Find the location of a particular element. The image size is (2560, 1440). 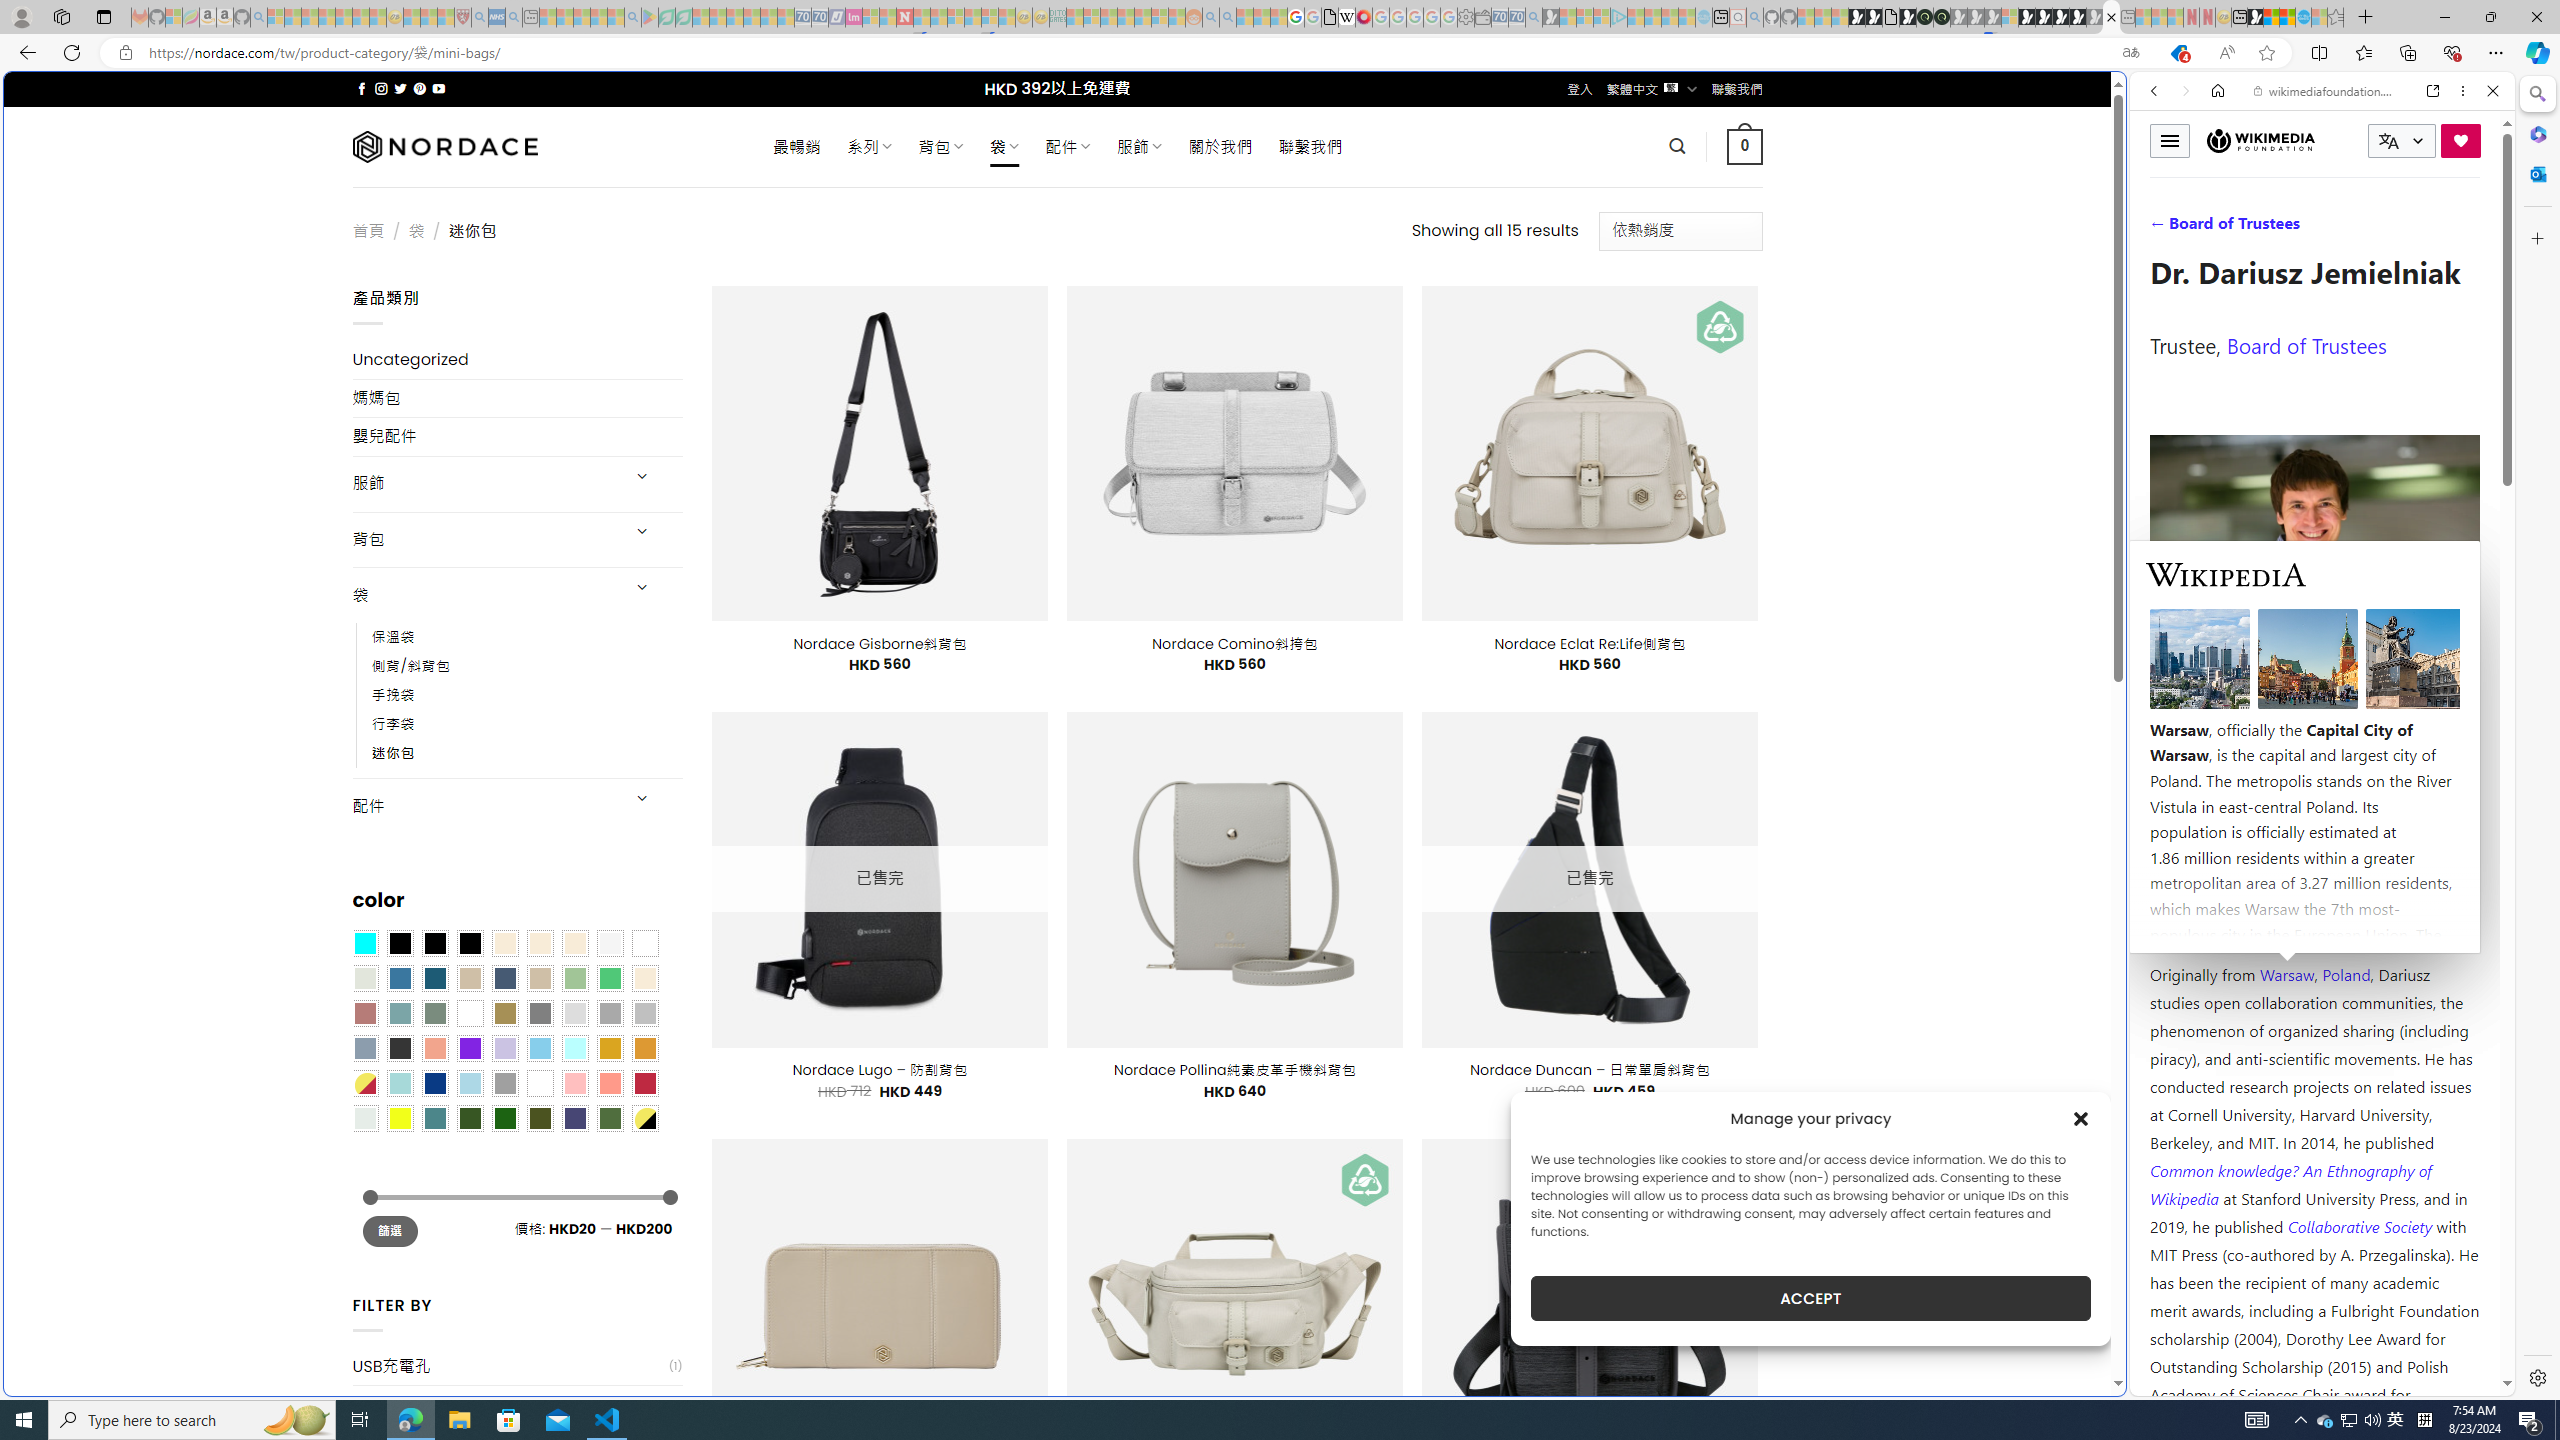

'Search the web' is located at coordinates (2331, 137).